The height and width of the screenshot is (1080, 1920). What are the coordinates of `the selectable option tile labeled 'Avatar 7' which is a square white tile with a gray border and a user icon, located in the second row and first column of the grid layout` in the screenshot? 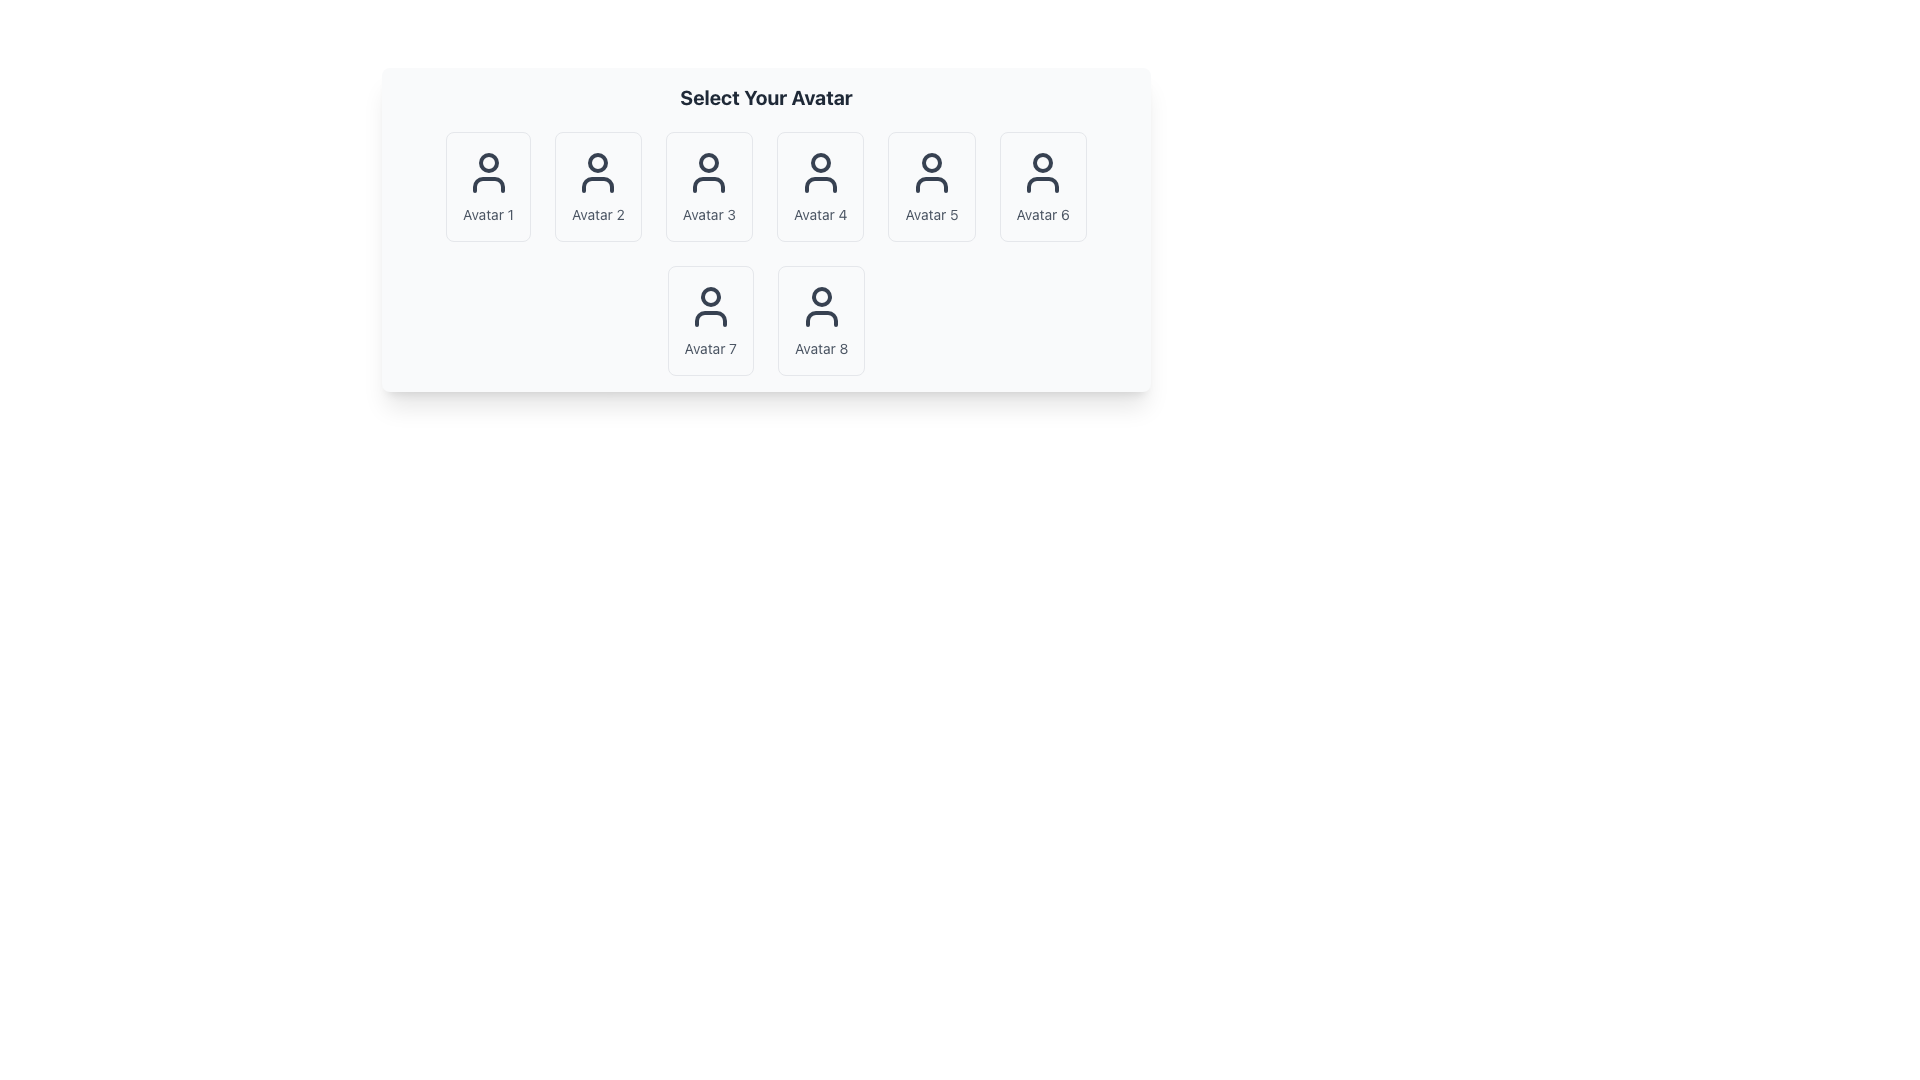 It's located at (710, 319).